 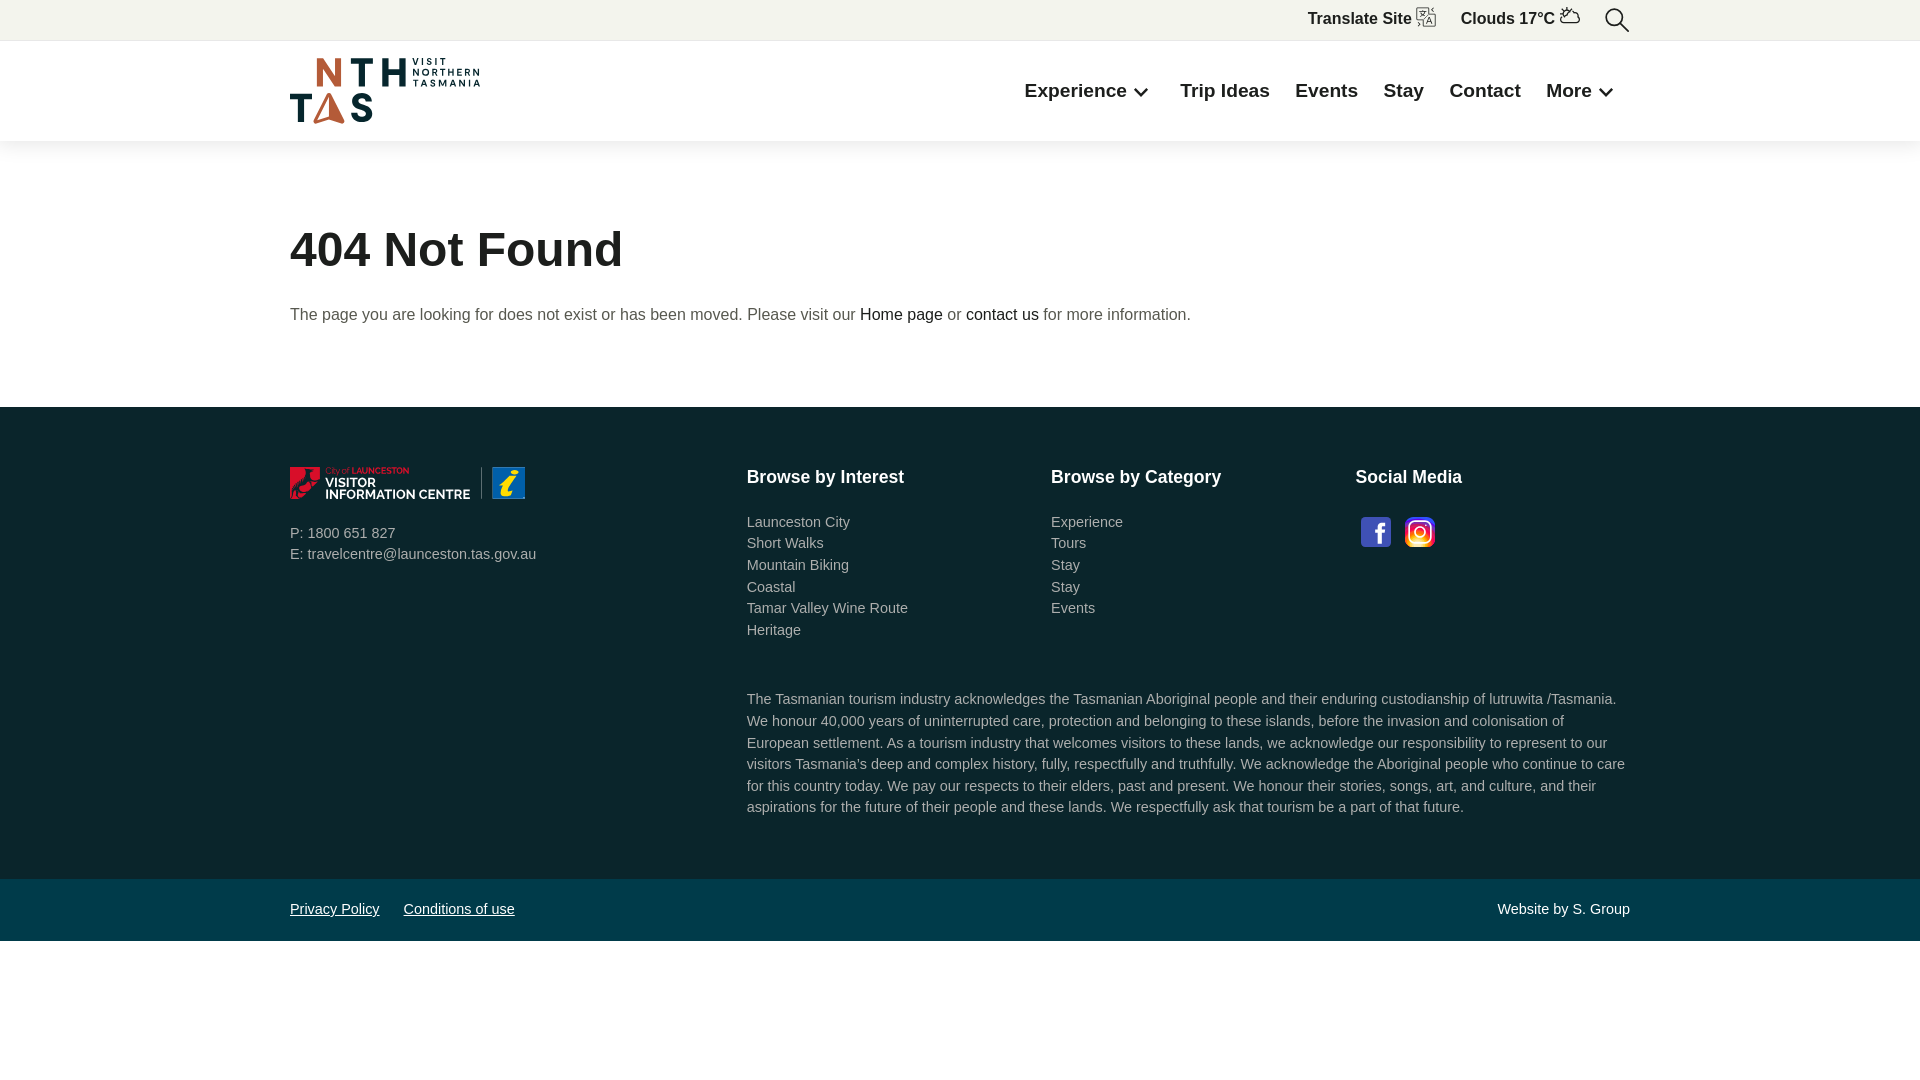 I want to click on 'Privacy Policy', so click(x=335, y=910).